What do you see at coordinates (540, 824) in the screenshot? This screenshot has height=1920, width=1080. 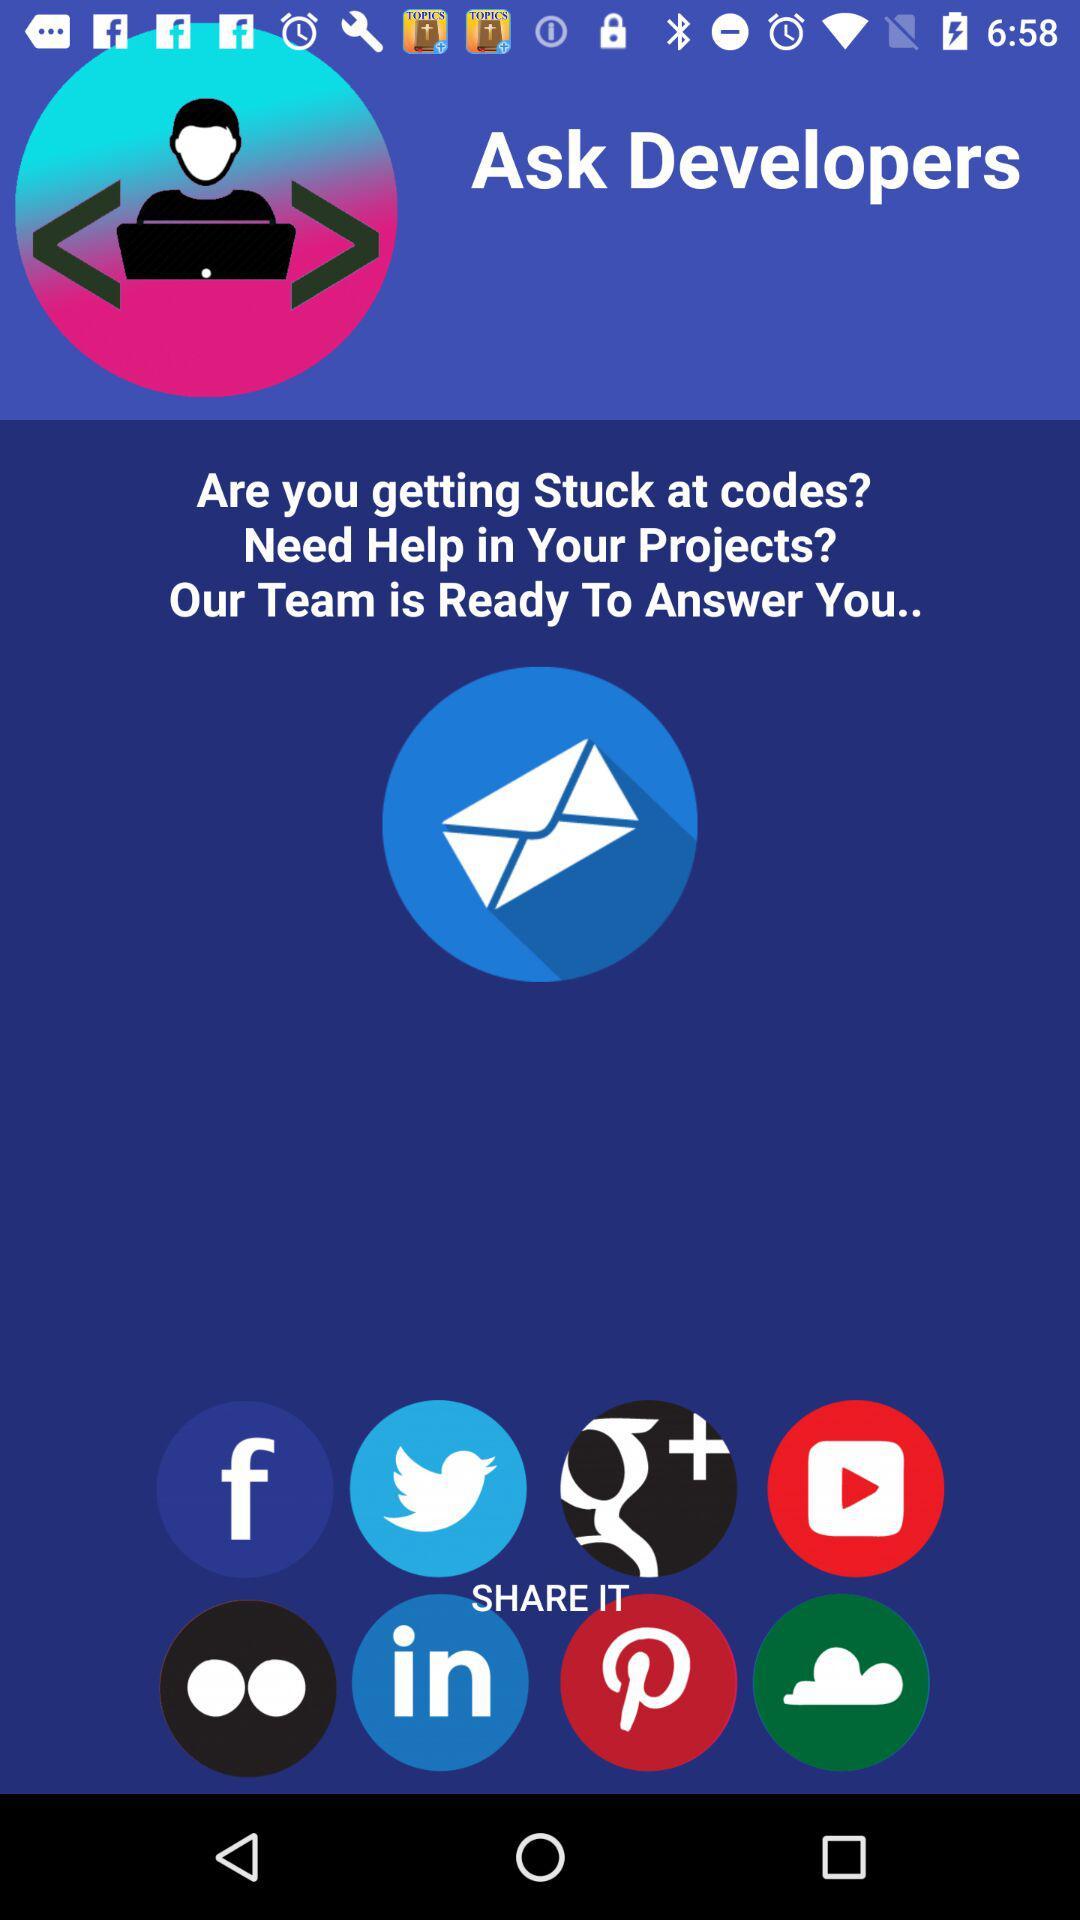 I see `the icon below the are you getting item` at bounding box center [540, 824].